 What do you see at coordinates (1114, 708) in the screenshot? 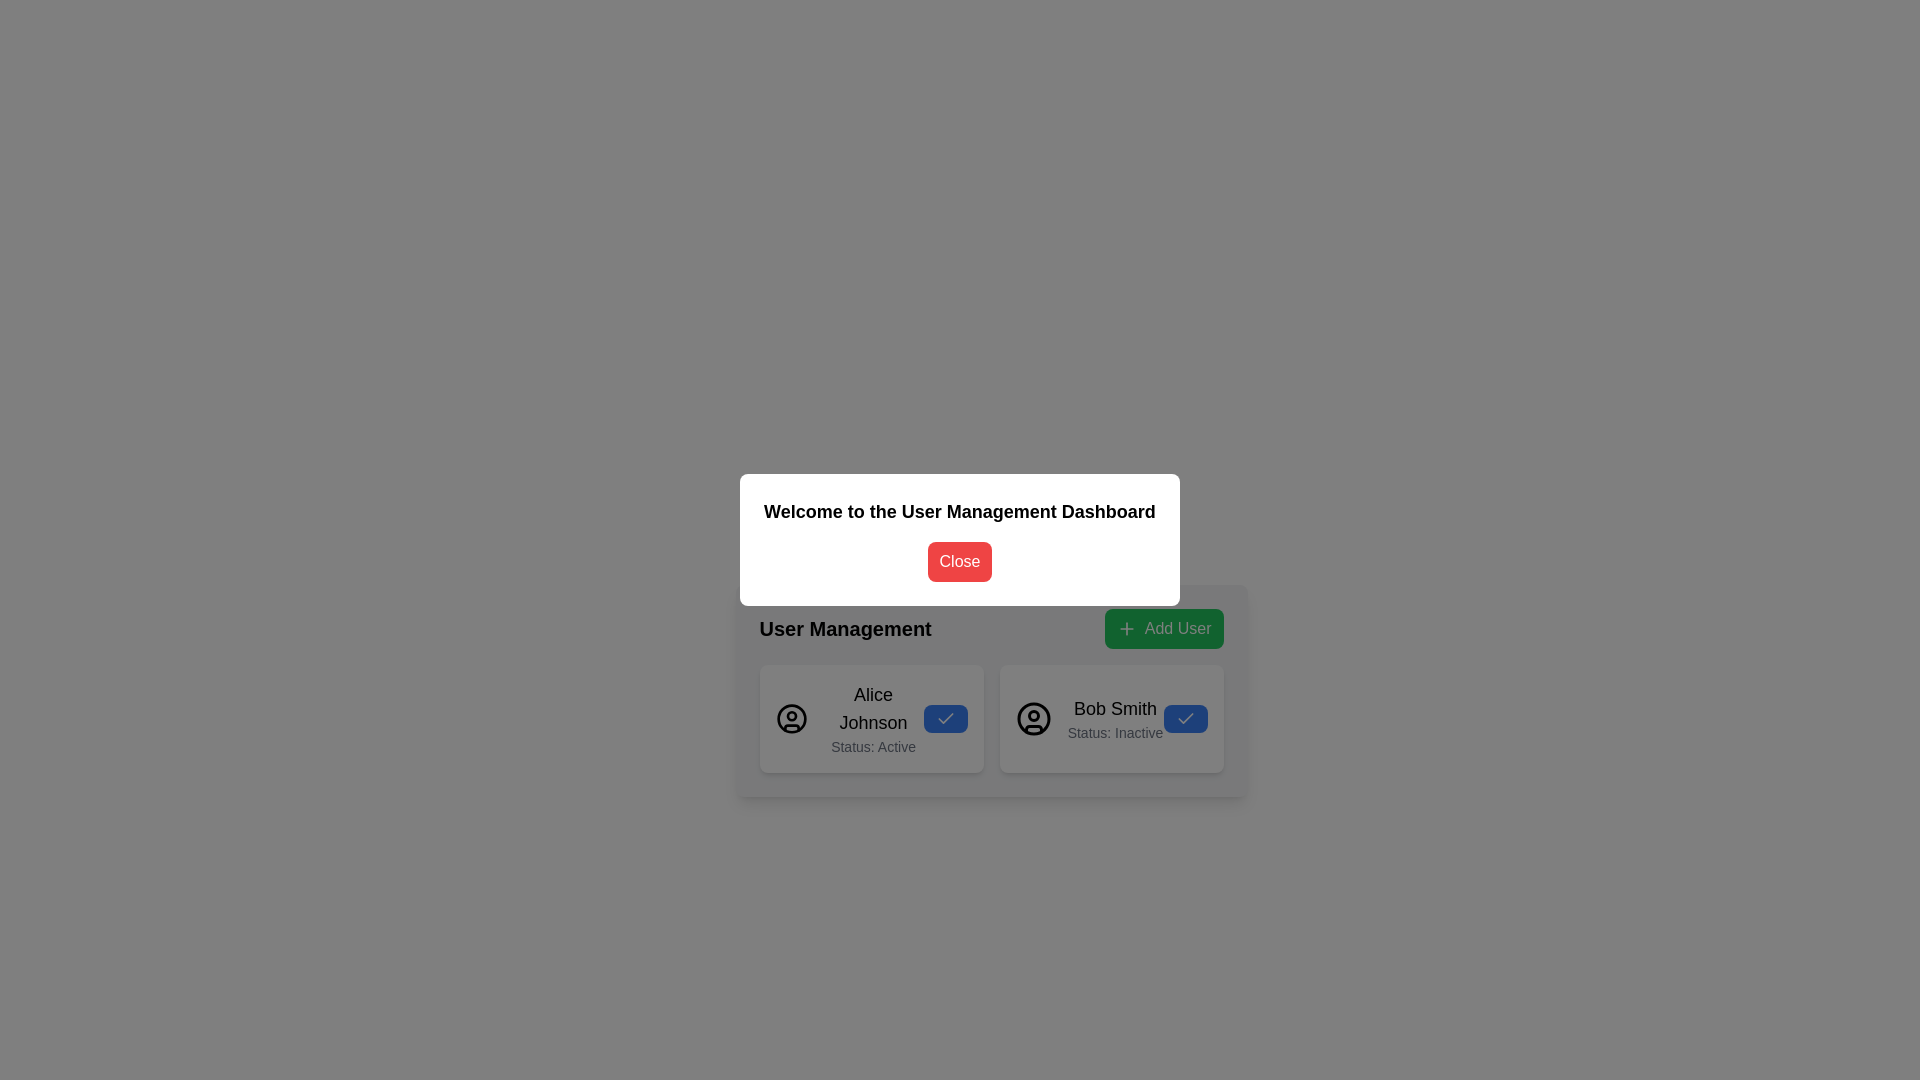
I see `the text label displaying the user's name in the user card, located in the 'User Management' section` at bounding box center [1114, 708].